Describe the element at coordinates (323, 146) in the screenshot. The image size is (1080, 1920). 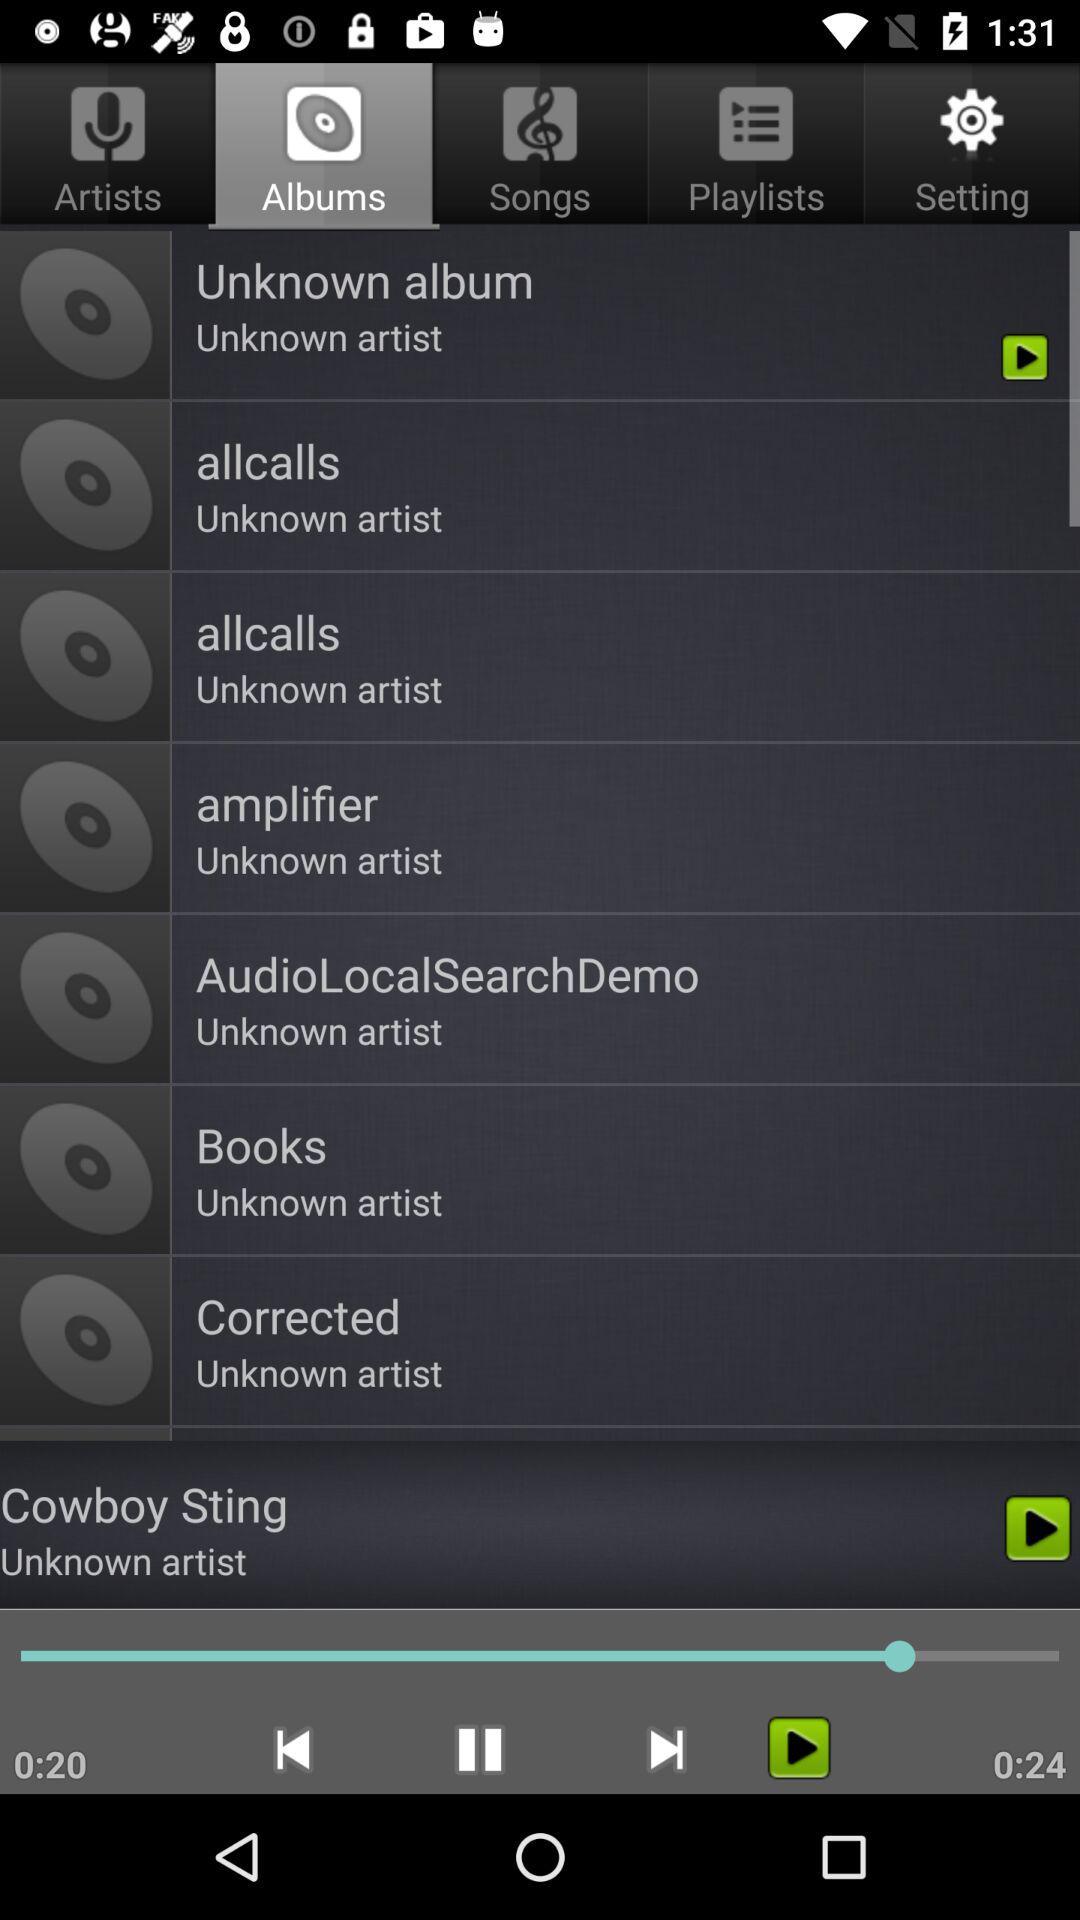
I see `the albums icon` at that location.